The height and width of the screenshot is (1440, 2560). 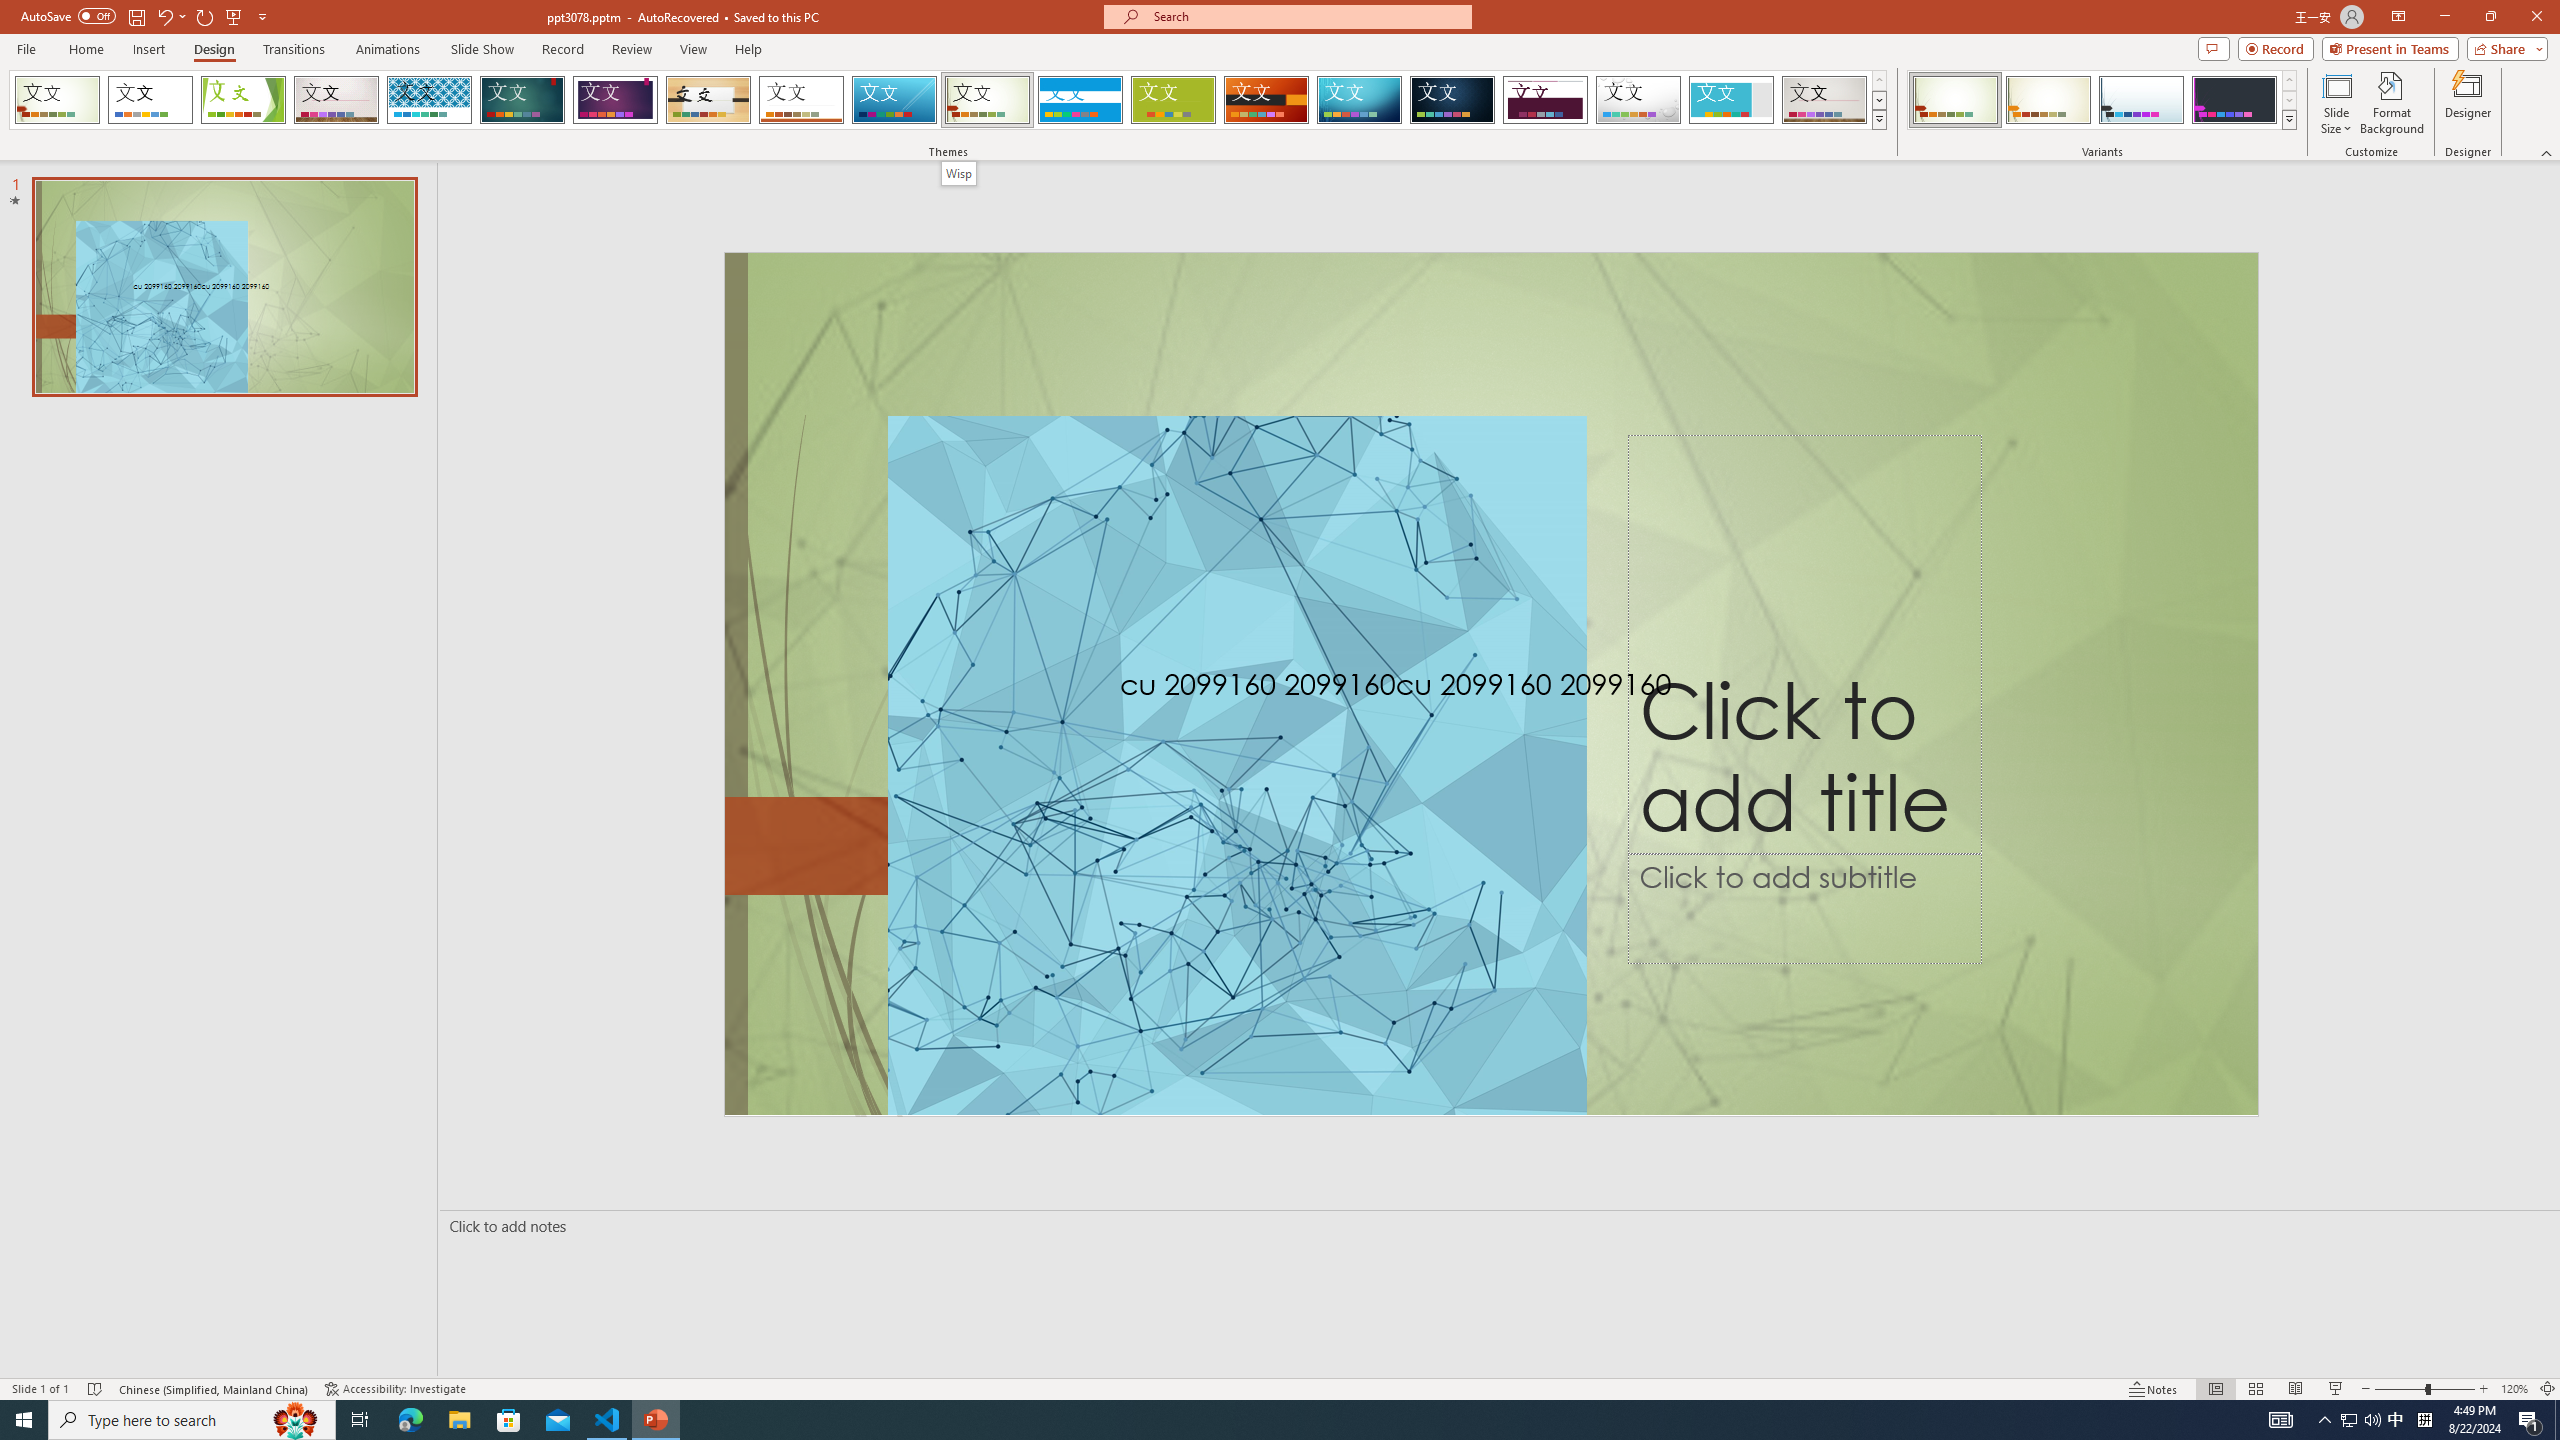 What do you see at coordinates (2390, 47) in the screenshot?
I see `'Present in Teams'` at bounding box center [2390, 47].